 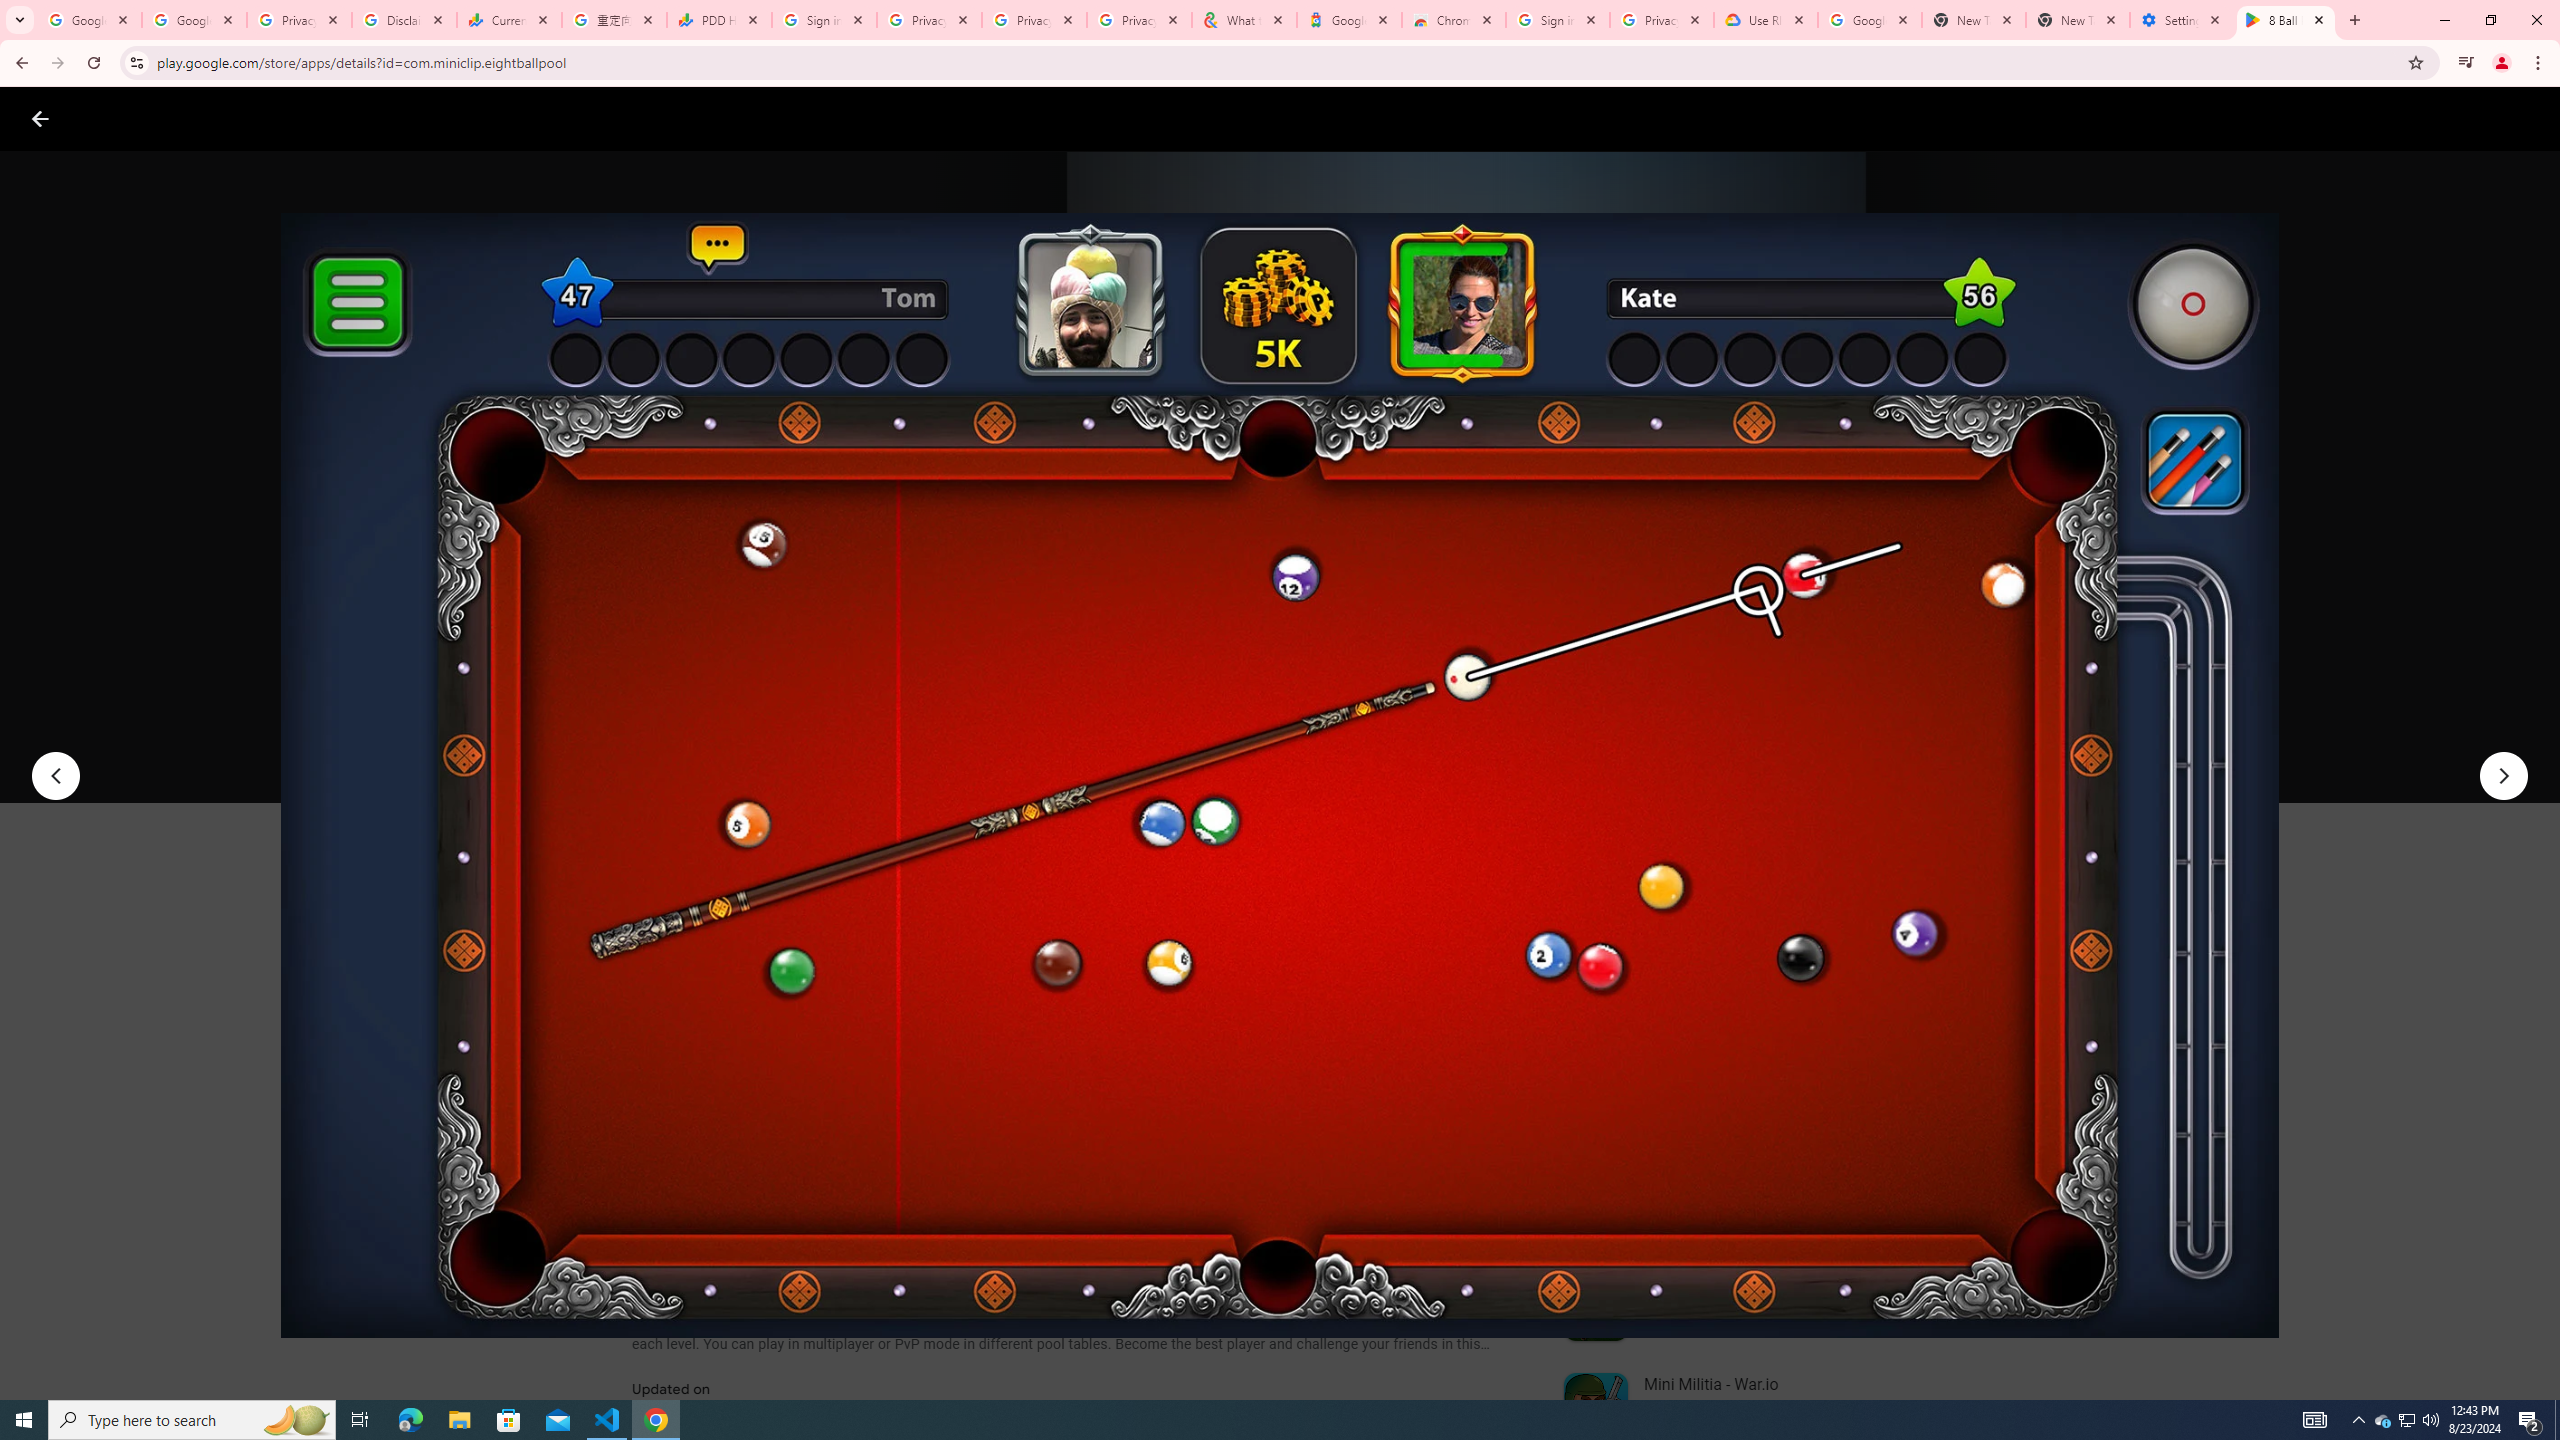 I want to click on 'Sign in - Google Accounts', so click(x=823, y=19).